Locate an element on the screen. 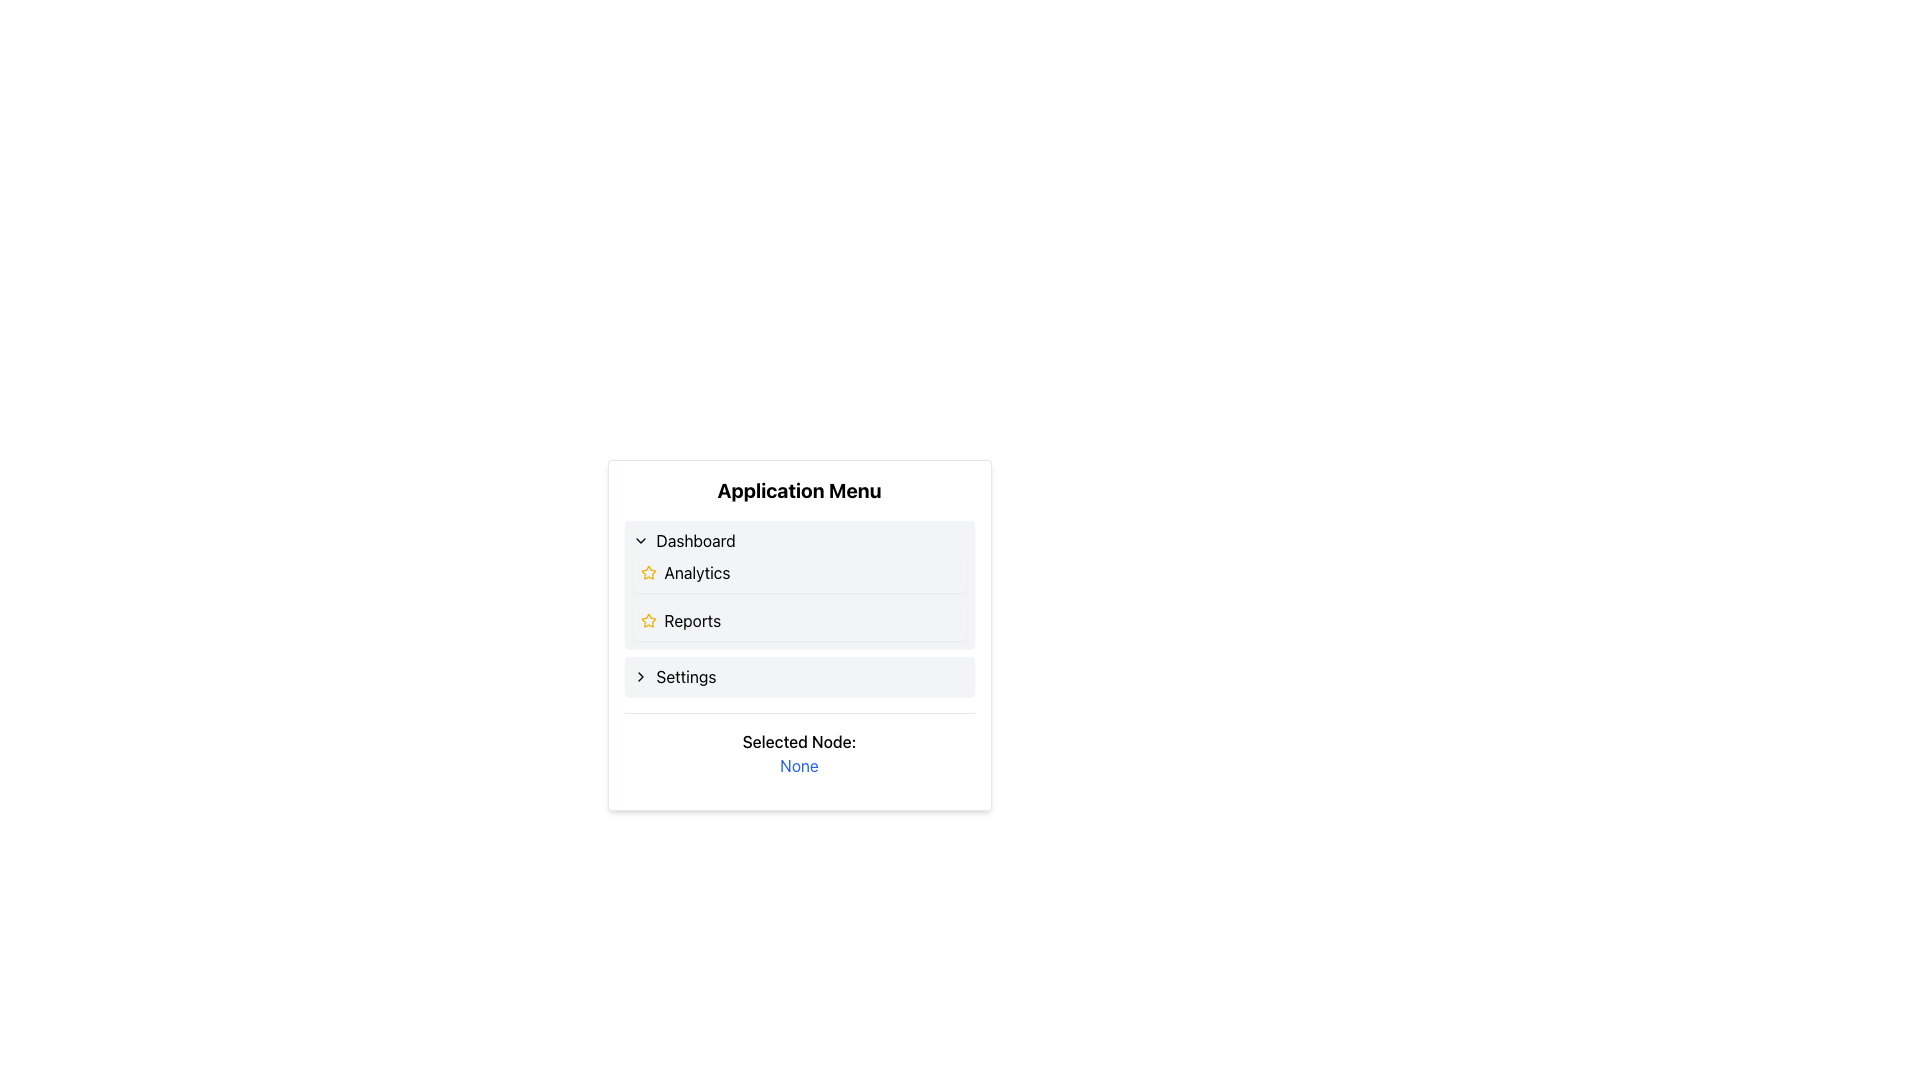 This screenshot has height=1080, width=1920. the star icon located to the left of the 'Reports' label in the second row of the menu is located at coordinates (648, 620).